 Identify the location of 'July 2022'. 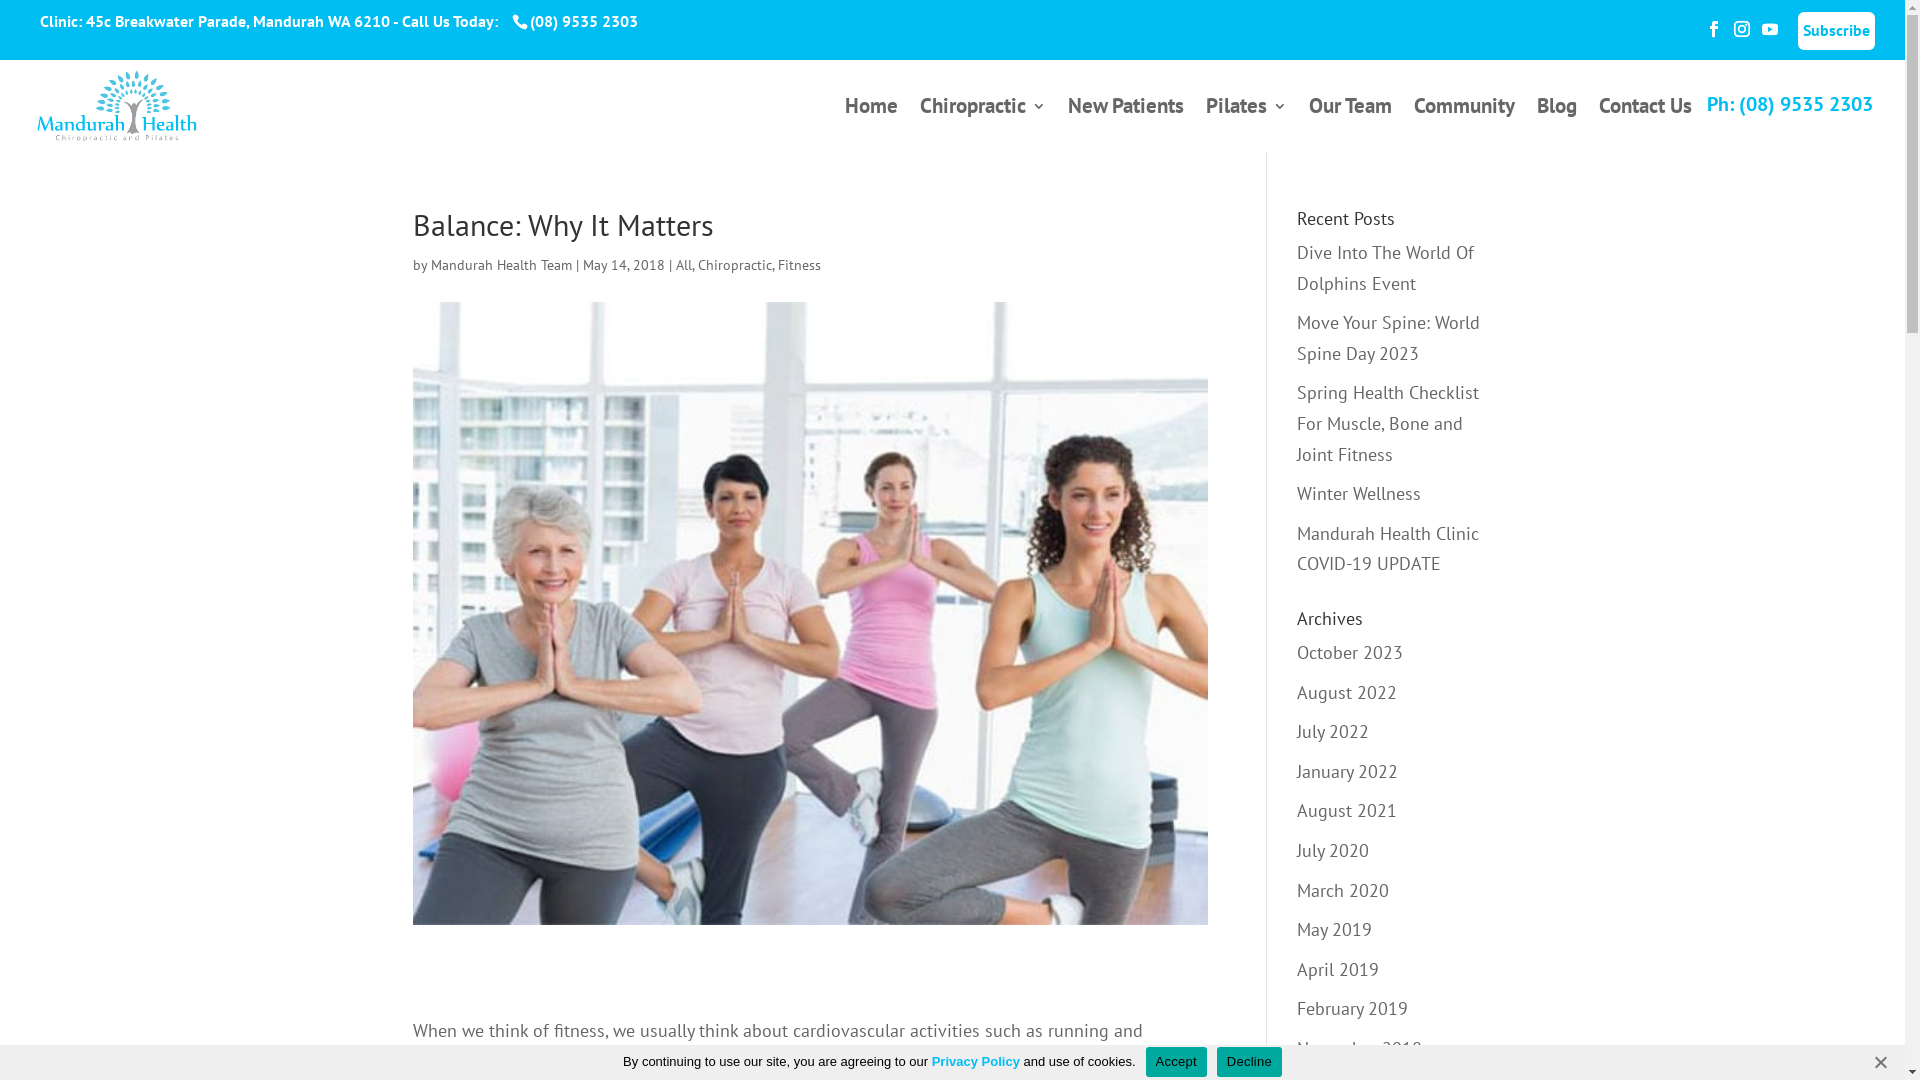
(1296, 731).